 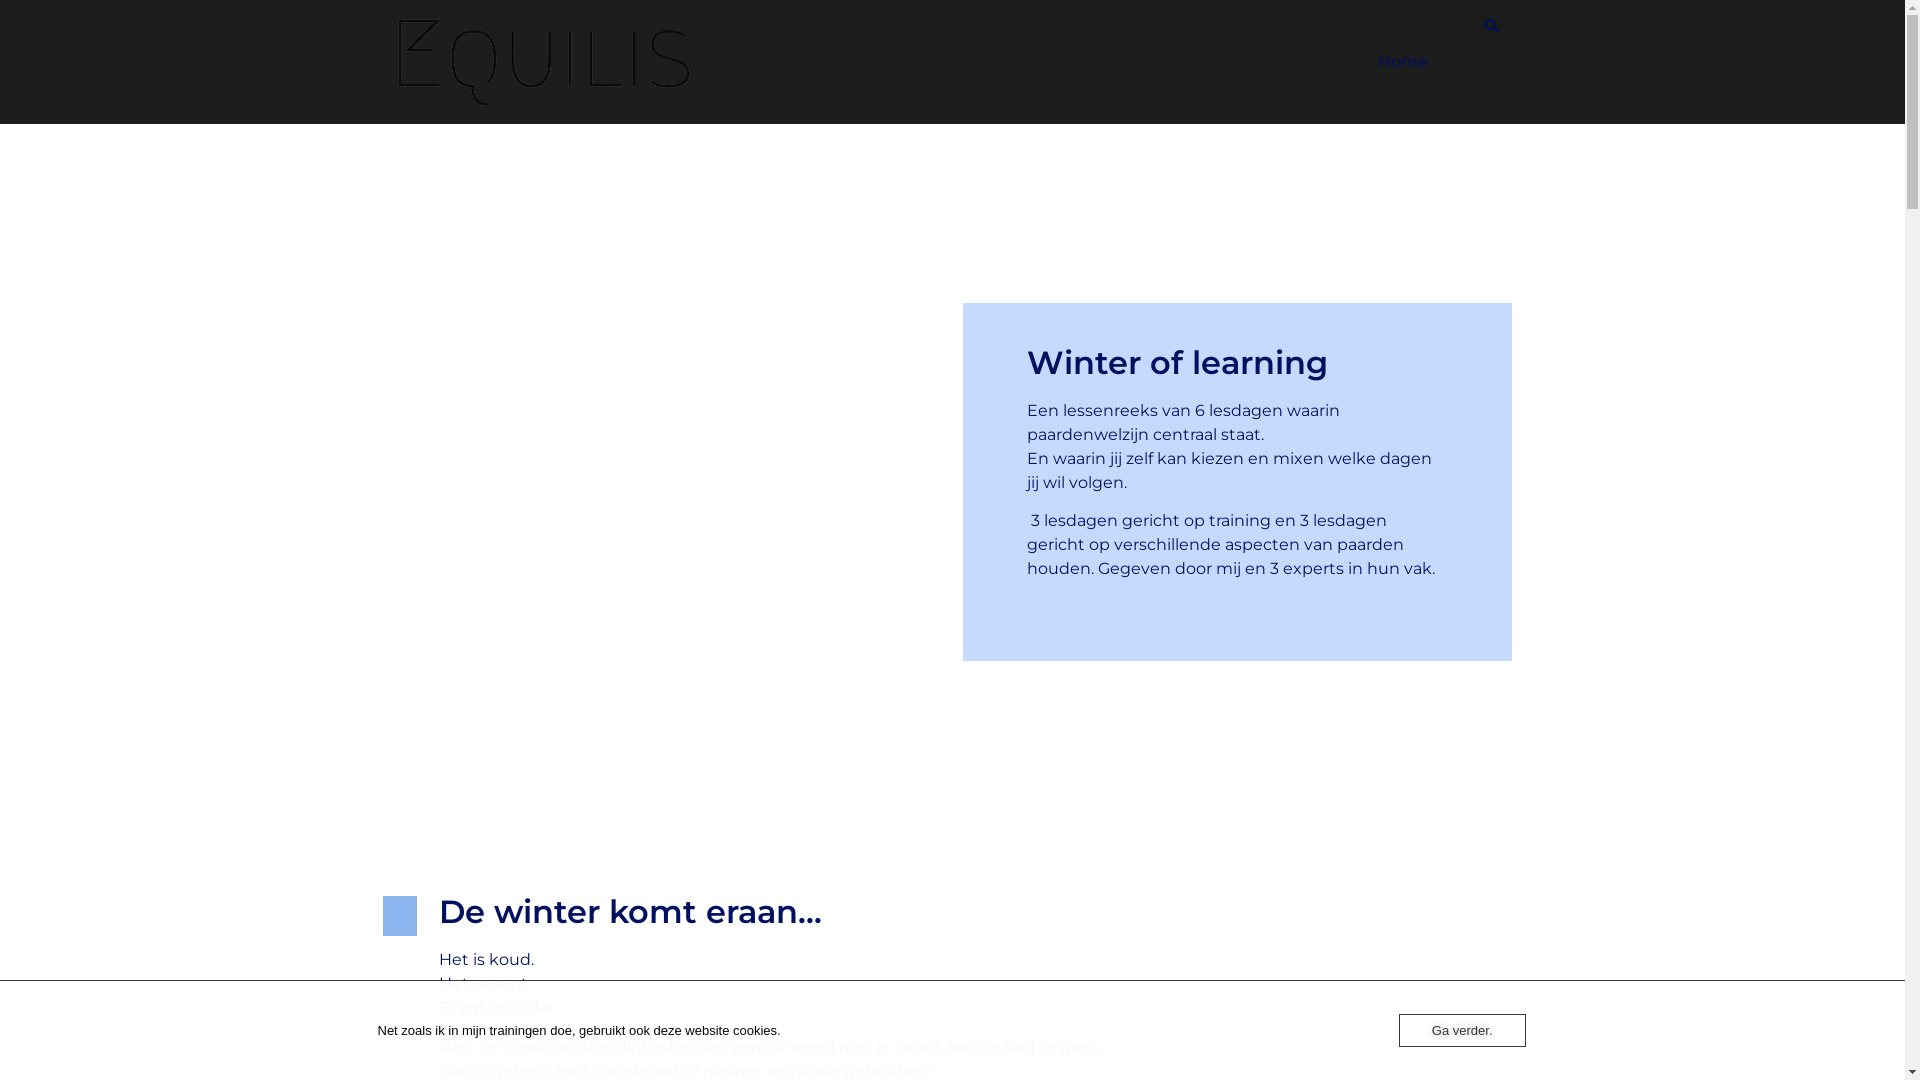 I want to click on 'Home', so click(x=1401, y=60).